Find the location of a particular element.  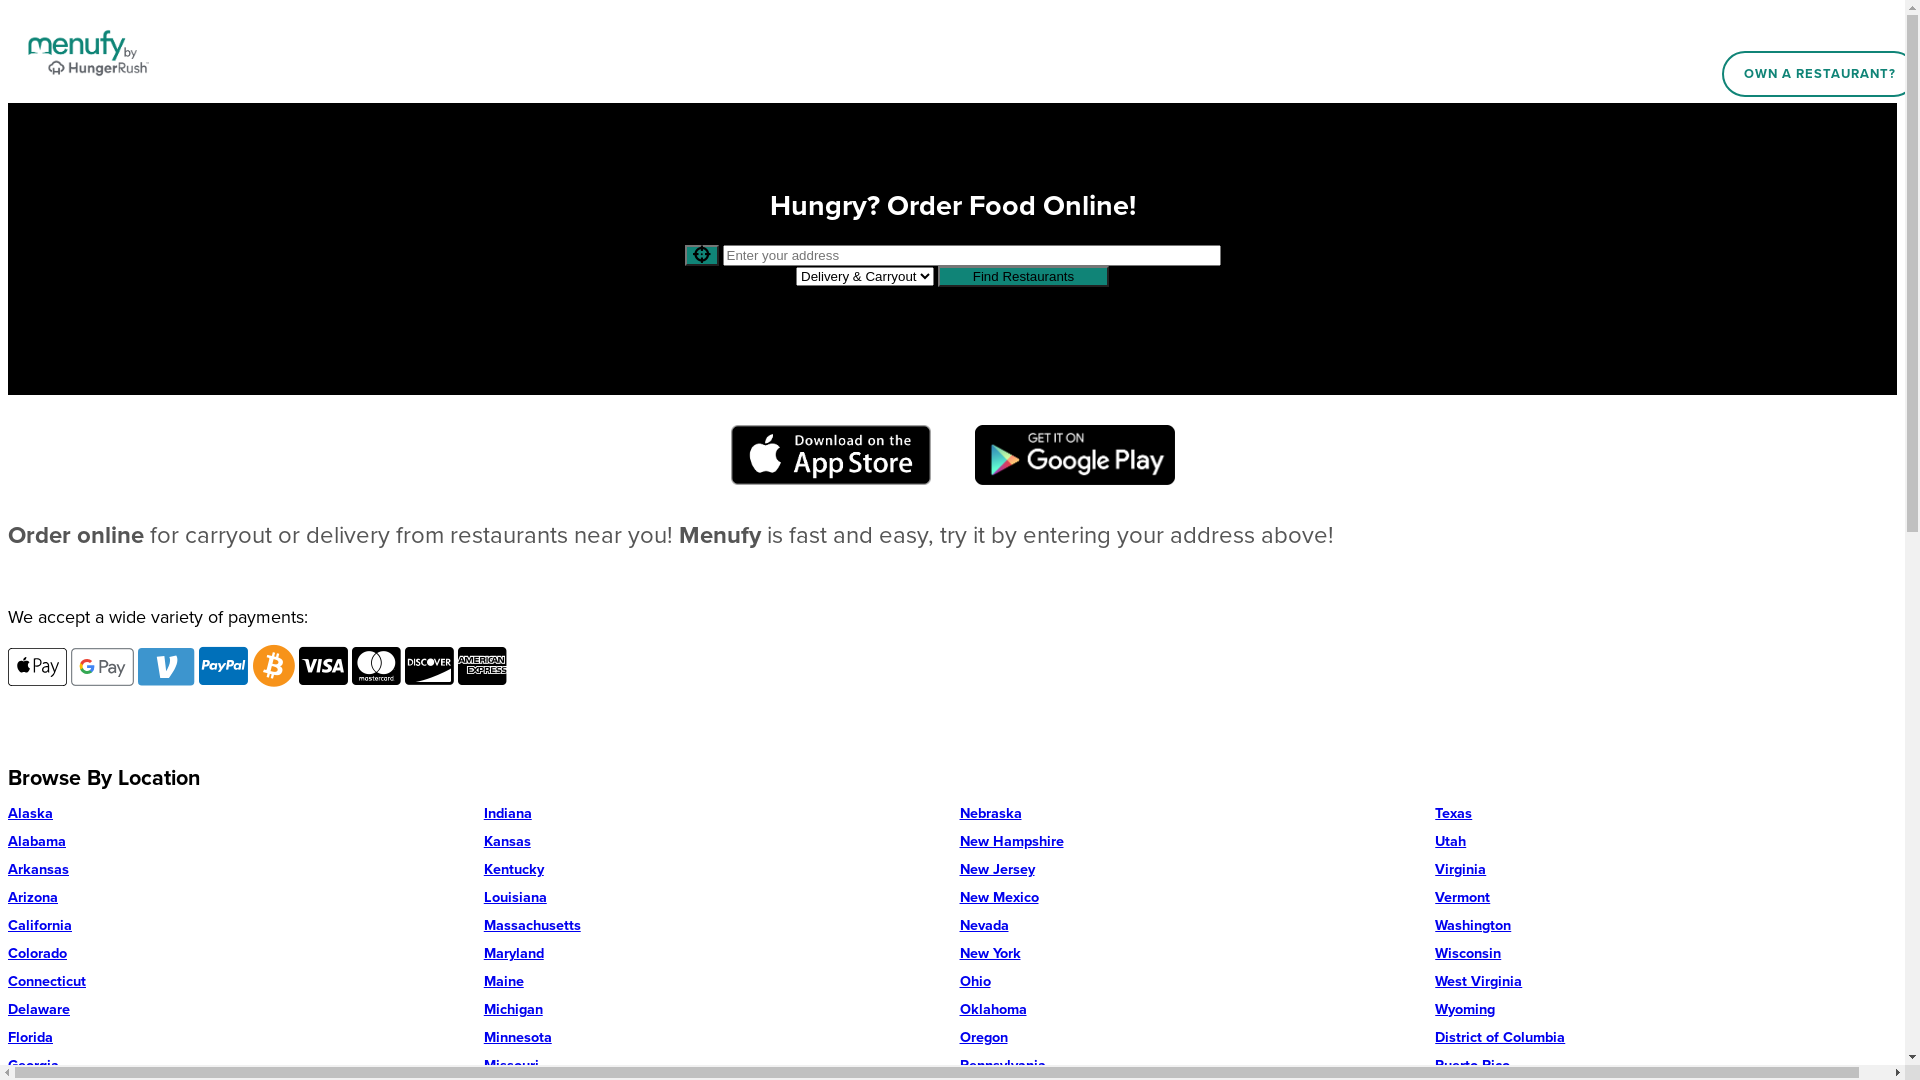

'Accepts Google Pay' is located at coordinates (100, 667).